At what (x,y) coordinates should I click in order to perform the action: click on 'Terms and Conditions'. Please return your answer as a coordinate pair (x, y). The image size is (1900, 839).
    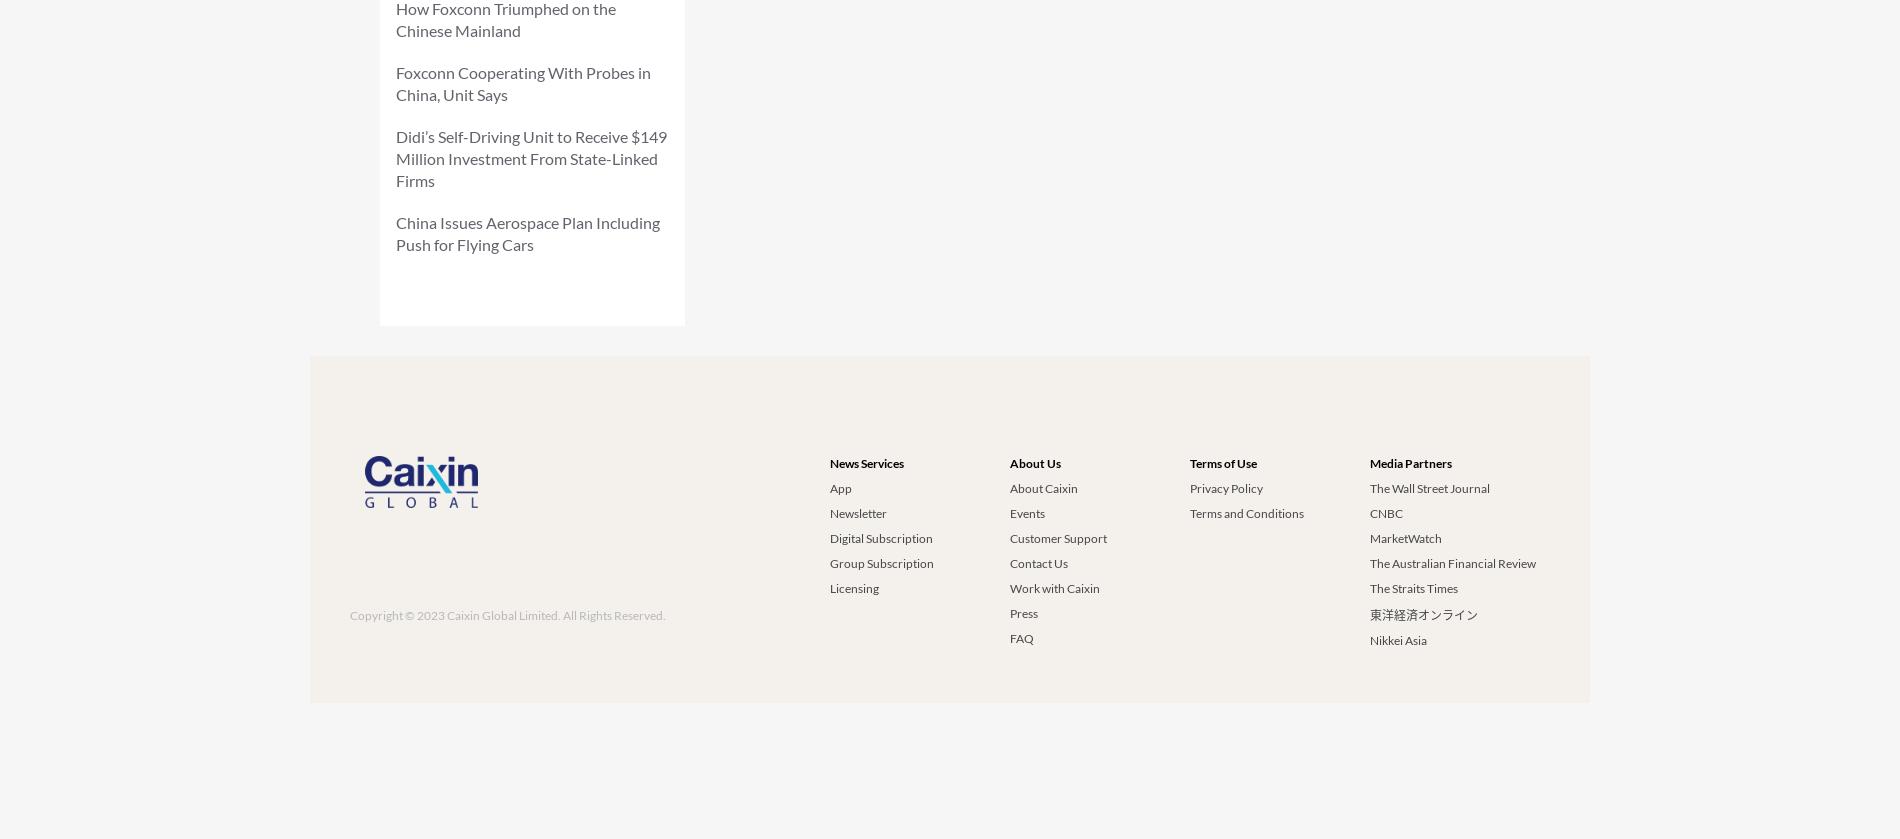
    Looking at the image, I should click on (1245, 512).